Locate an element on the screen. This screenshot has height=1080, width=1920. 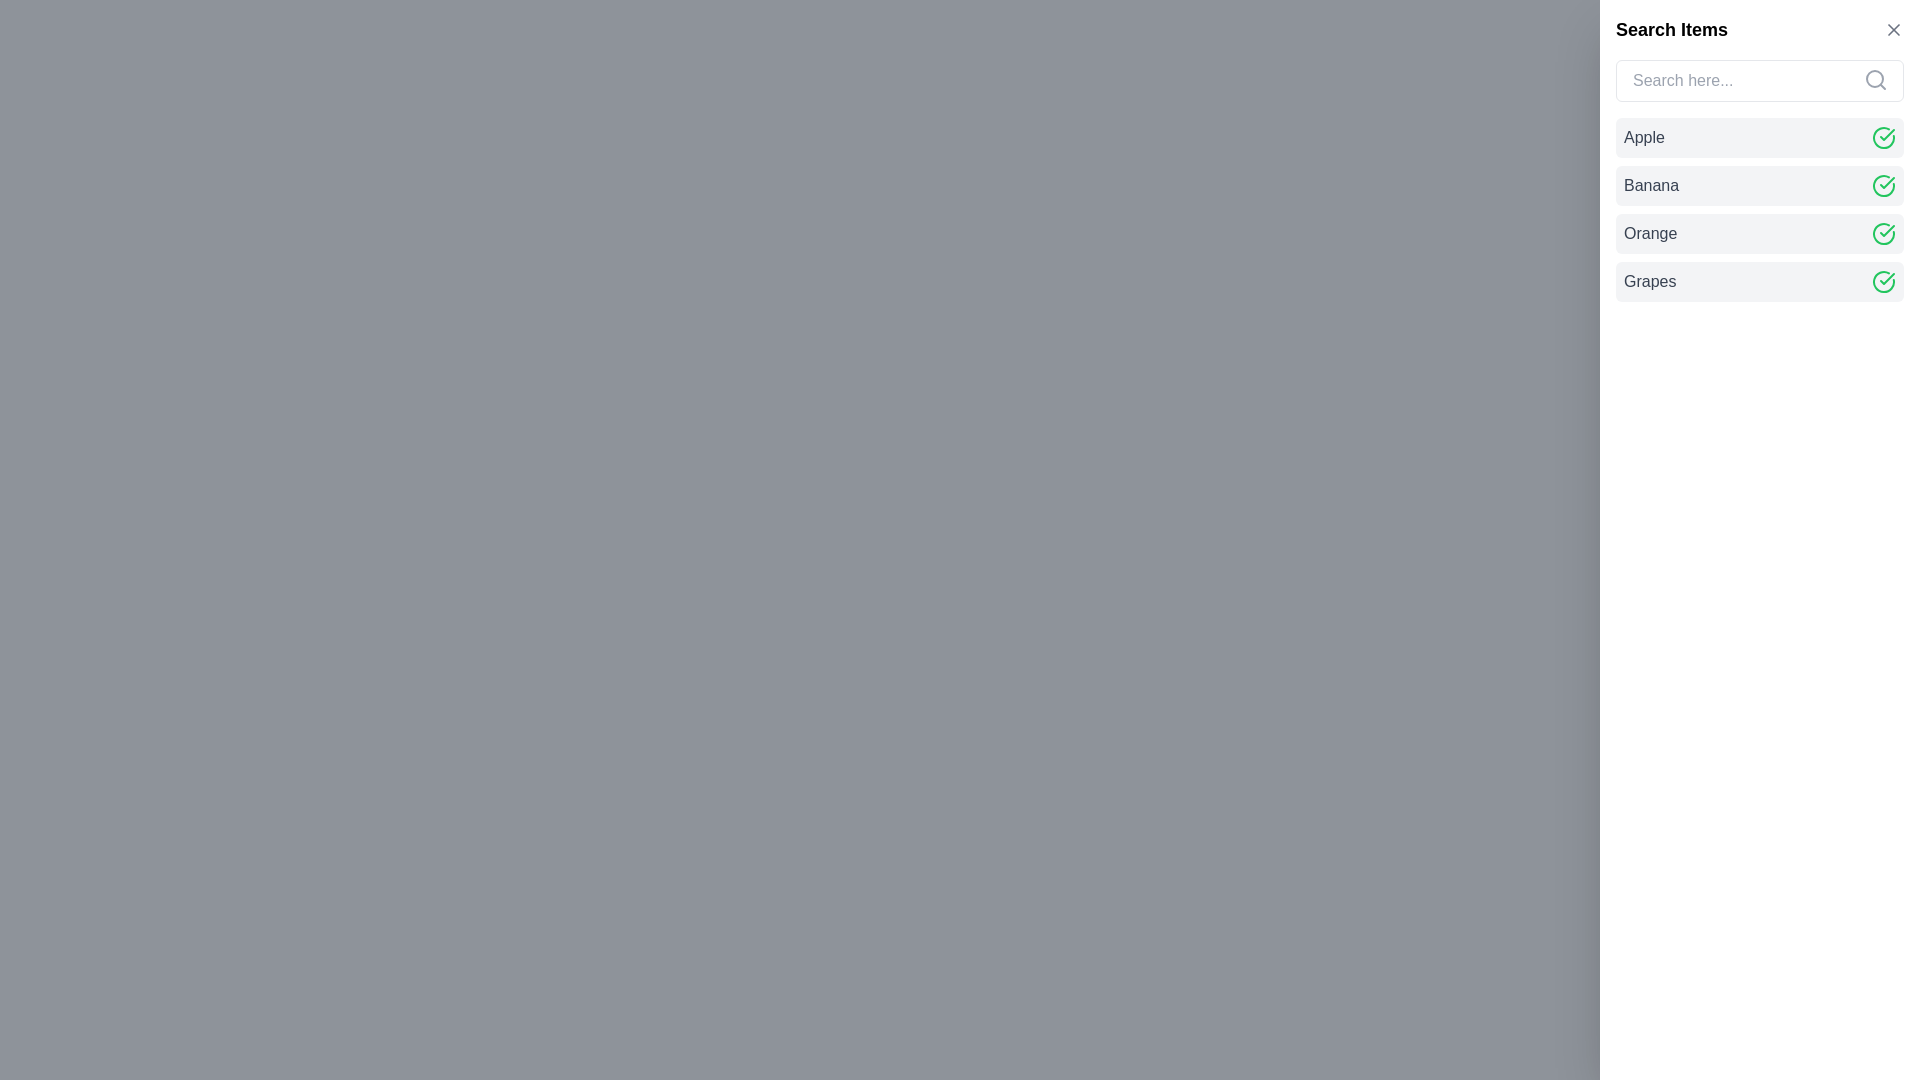
the green circular icon with a white checkmark that indicates a positive status, located next to the text 'Orange' in the fourth row of the interface is located at coordinates (1882, 233).